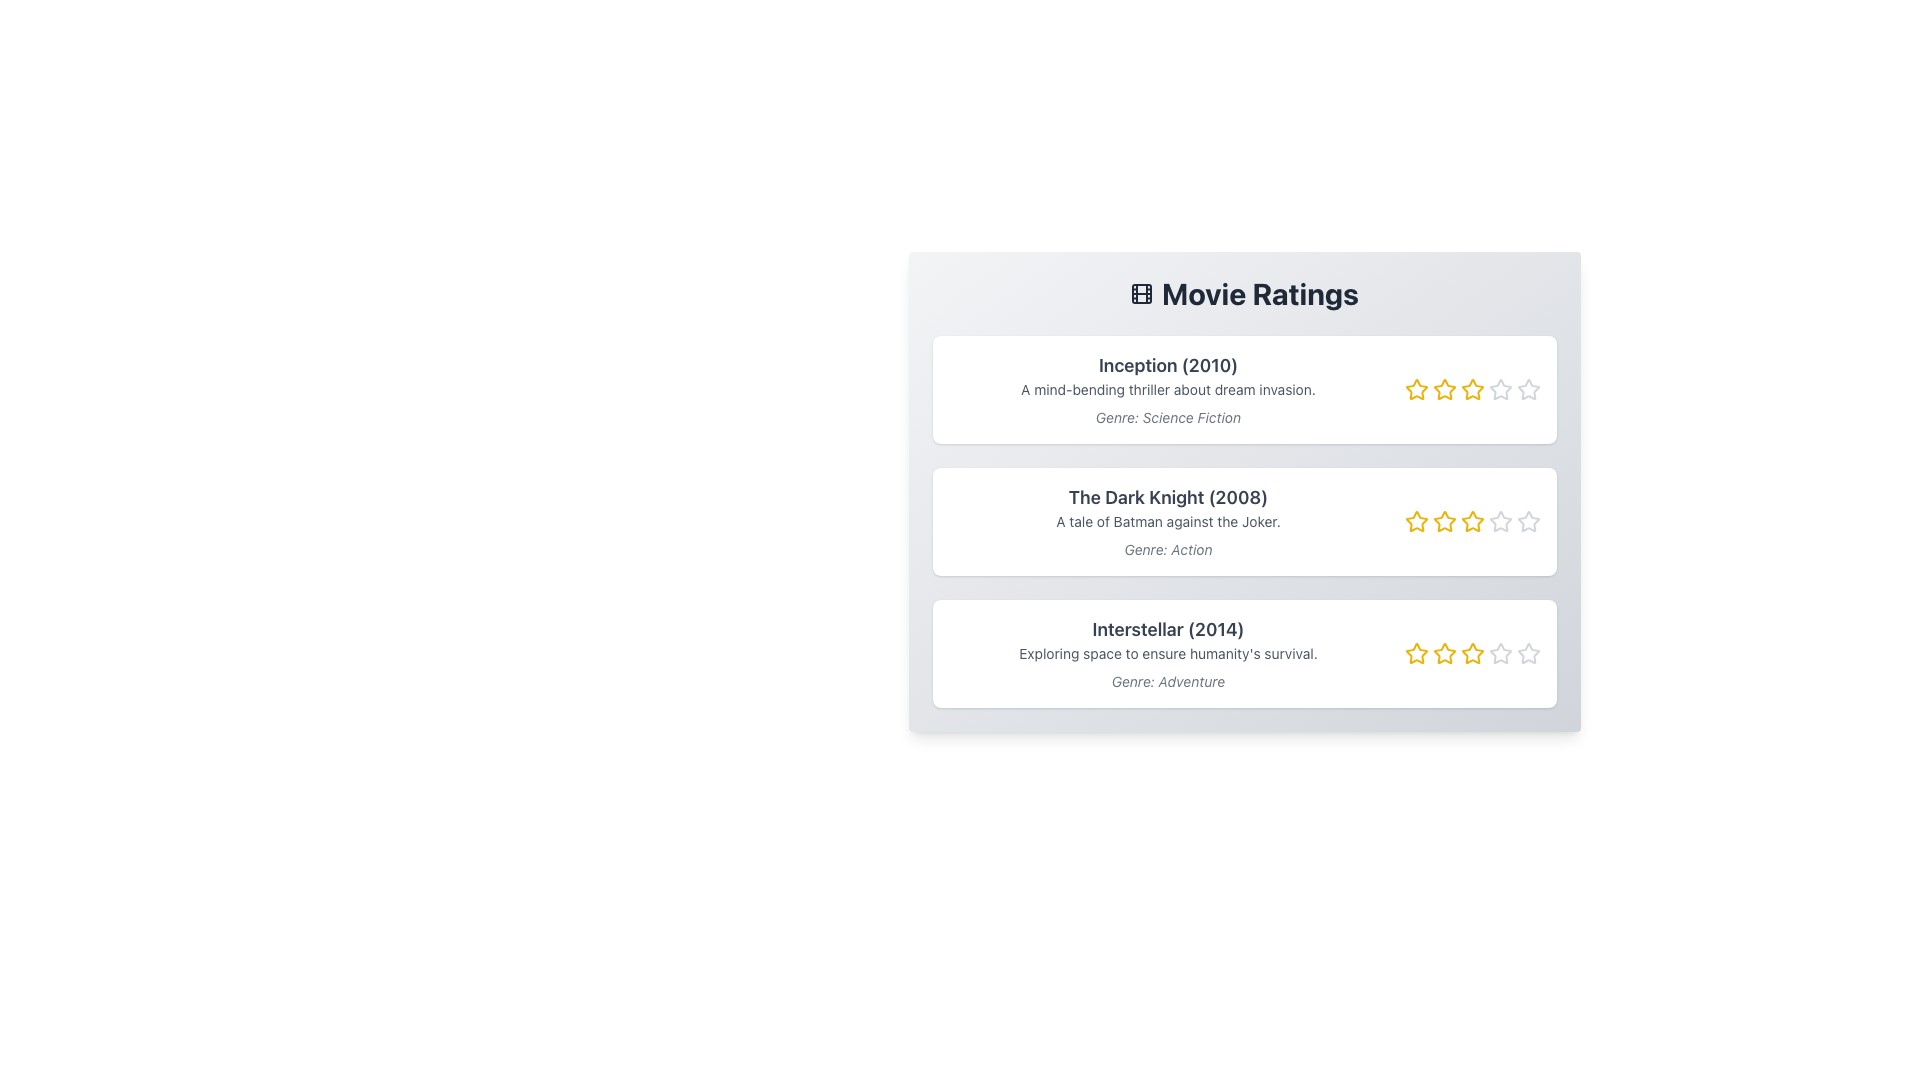 The width and height of the screenshot is (1920, 1080). Describe the element at coordinates (1168, 389) in the screenshot. I see `the text label that reads 'A mind-bending thriller about dream invasion.' located within the movie card for 'Inception (2010)'` at that location.